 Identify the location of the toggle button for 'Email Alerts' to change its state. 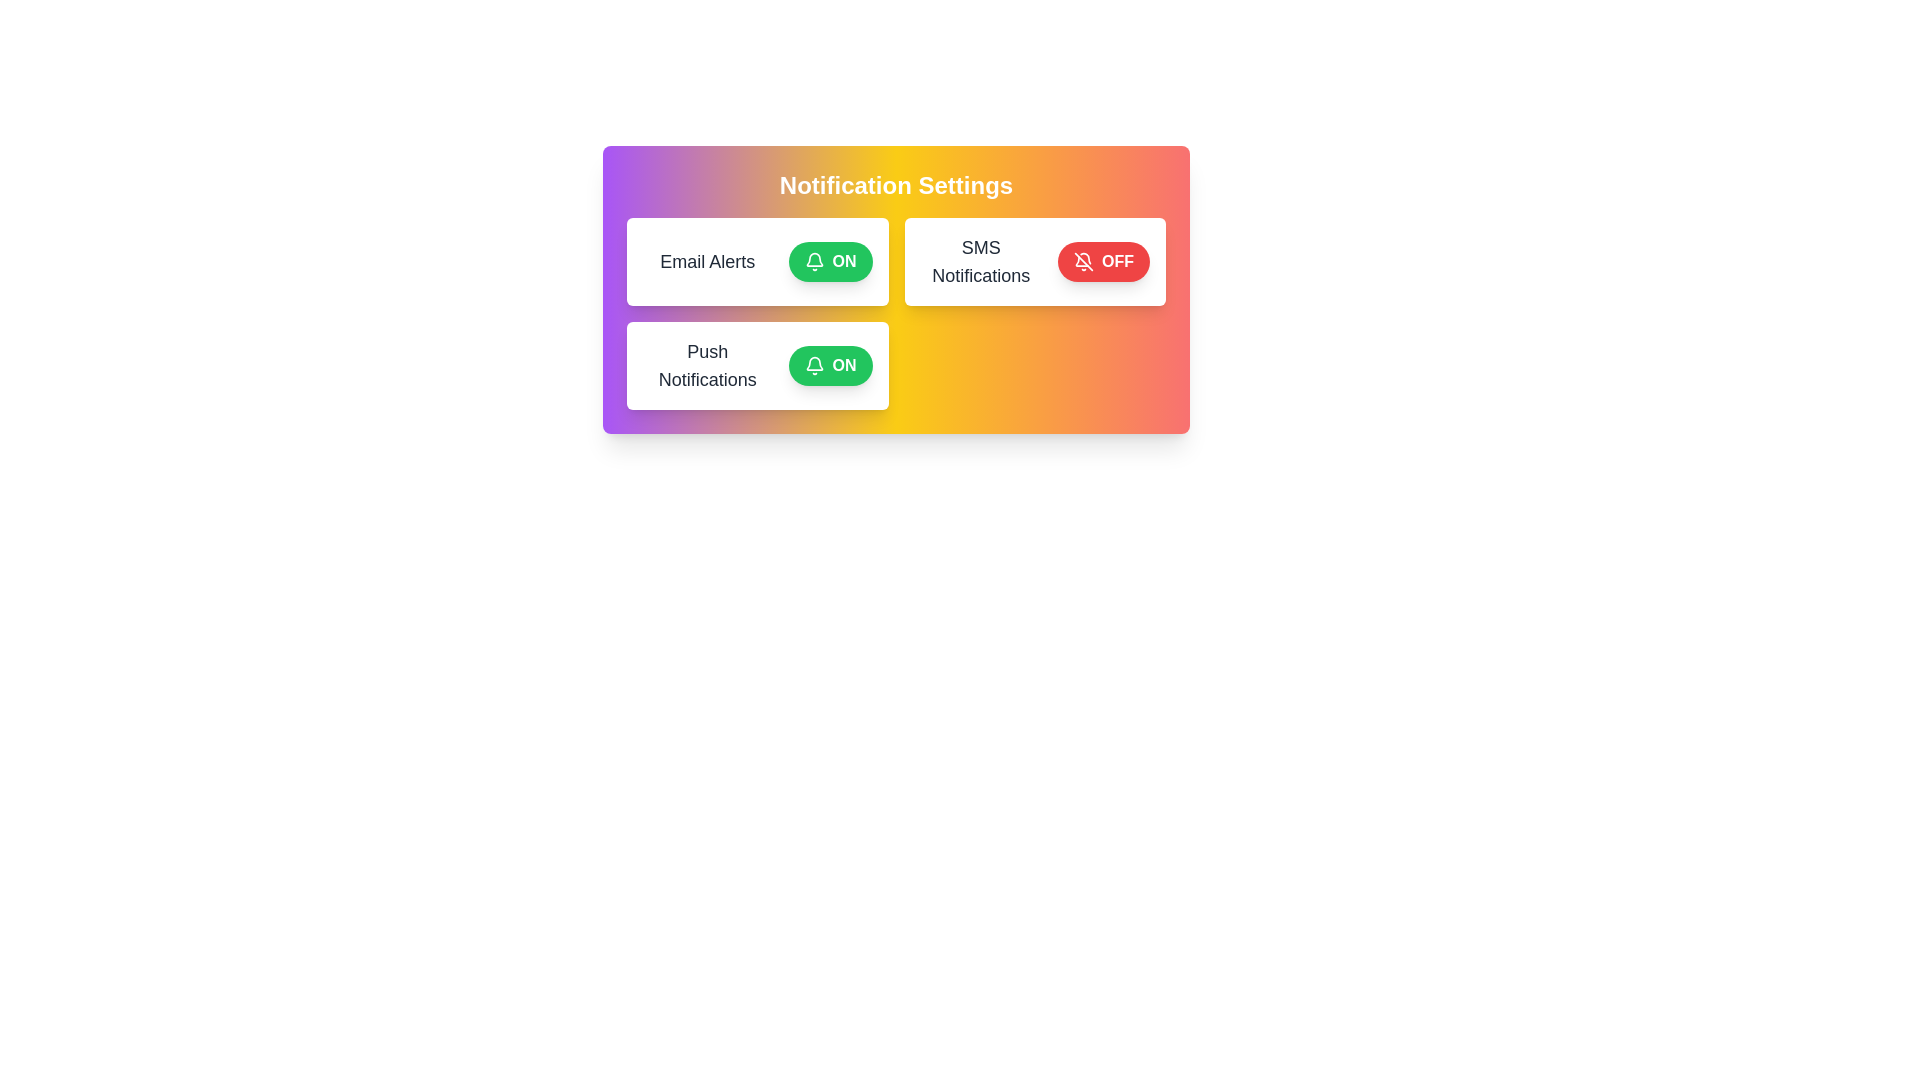
(830, 261).